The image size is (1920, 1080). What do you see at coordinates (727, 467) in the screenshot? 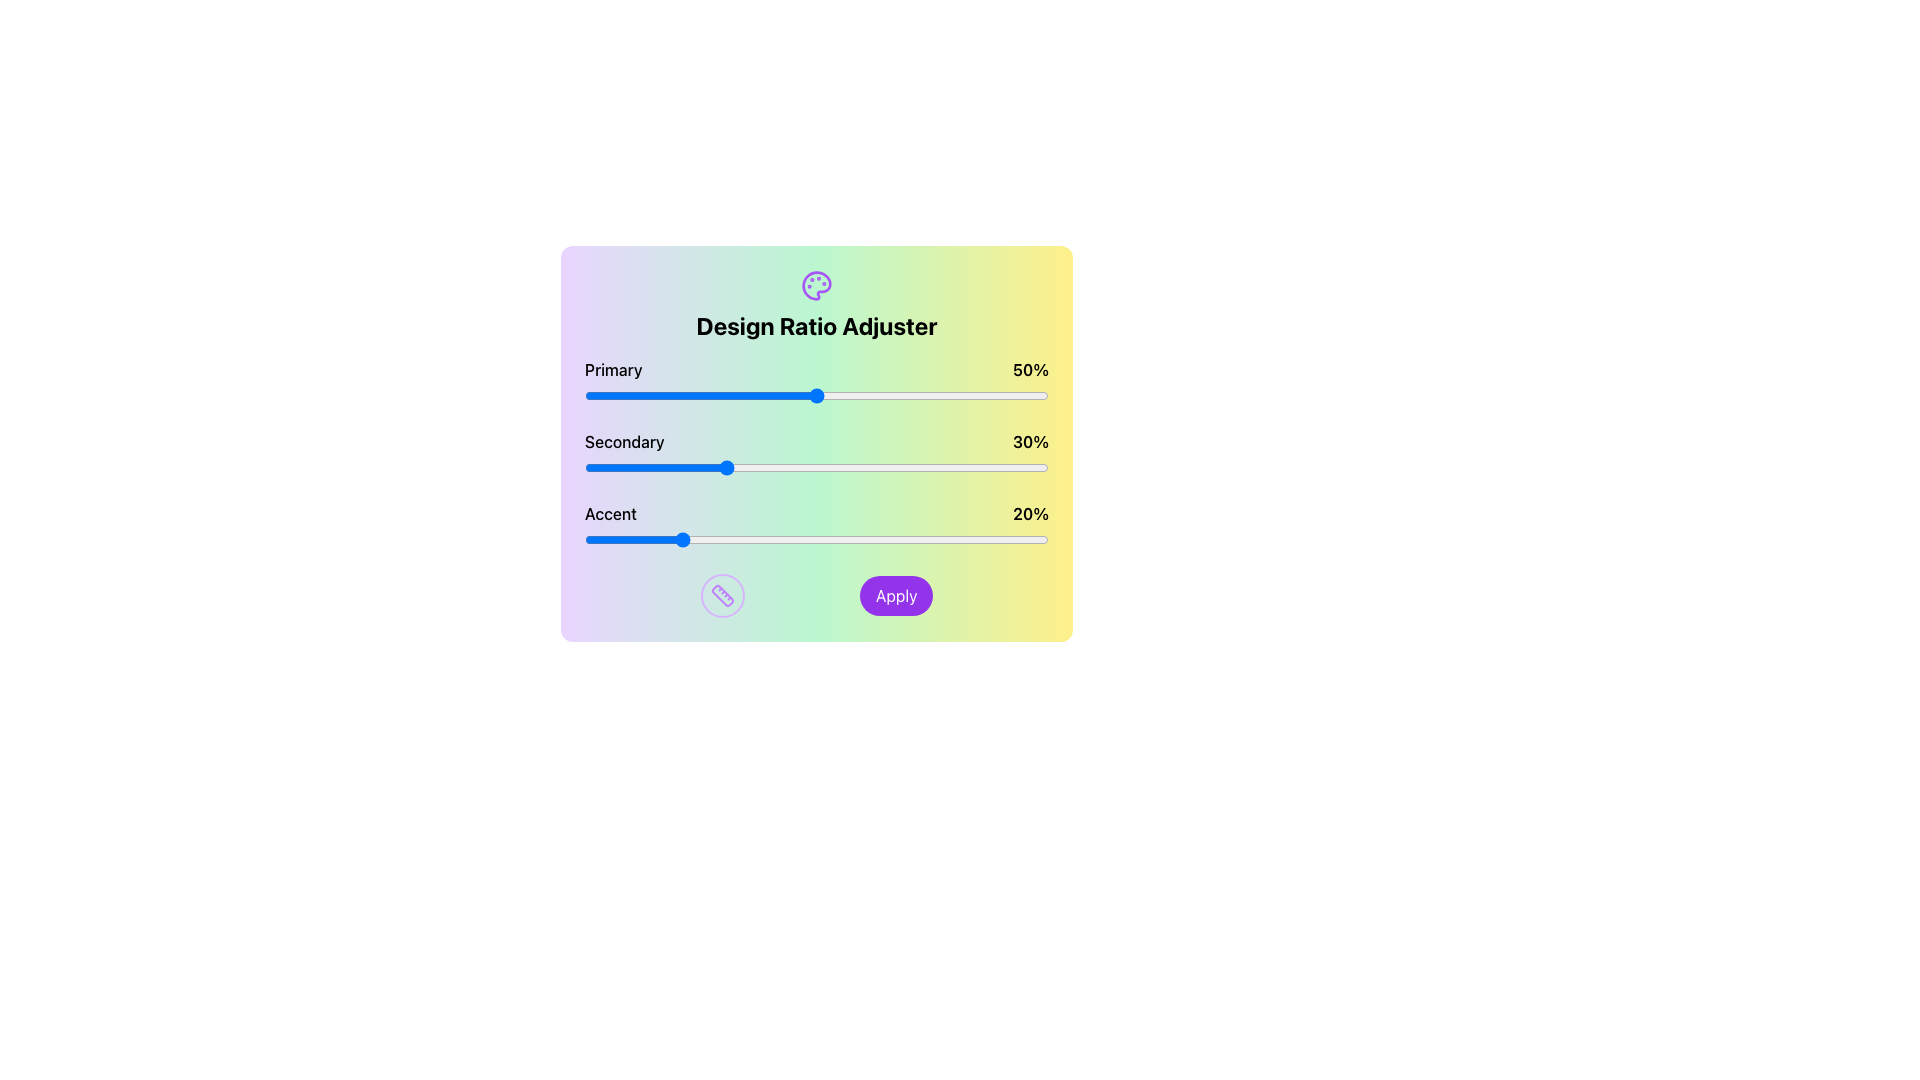
I see `the slider` at bounding box center [727, 467].